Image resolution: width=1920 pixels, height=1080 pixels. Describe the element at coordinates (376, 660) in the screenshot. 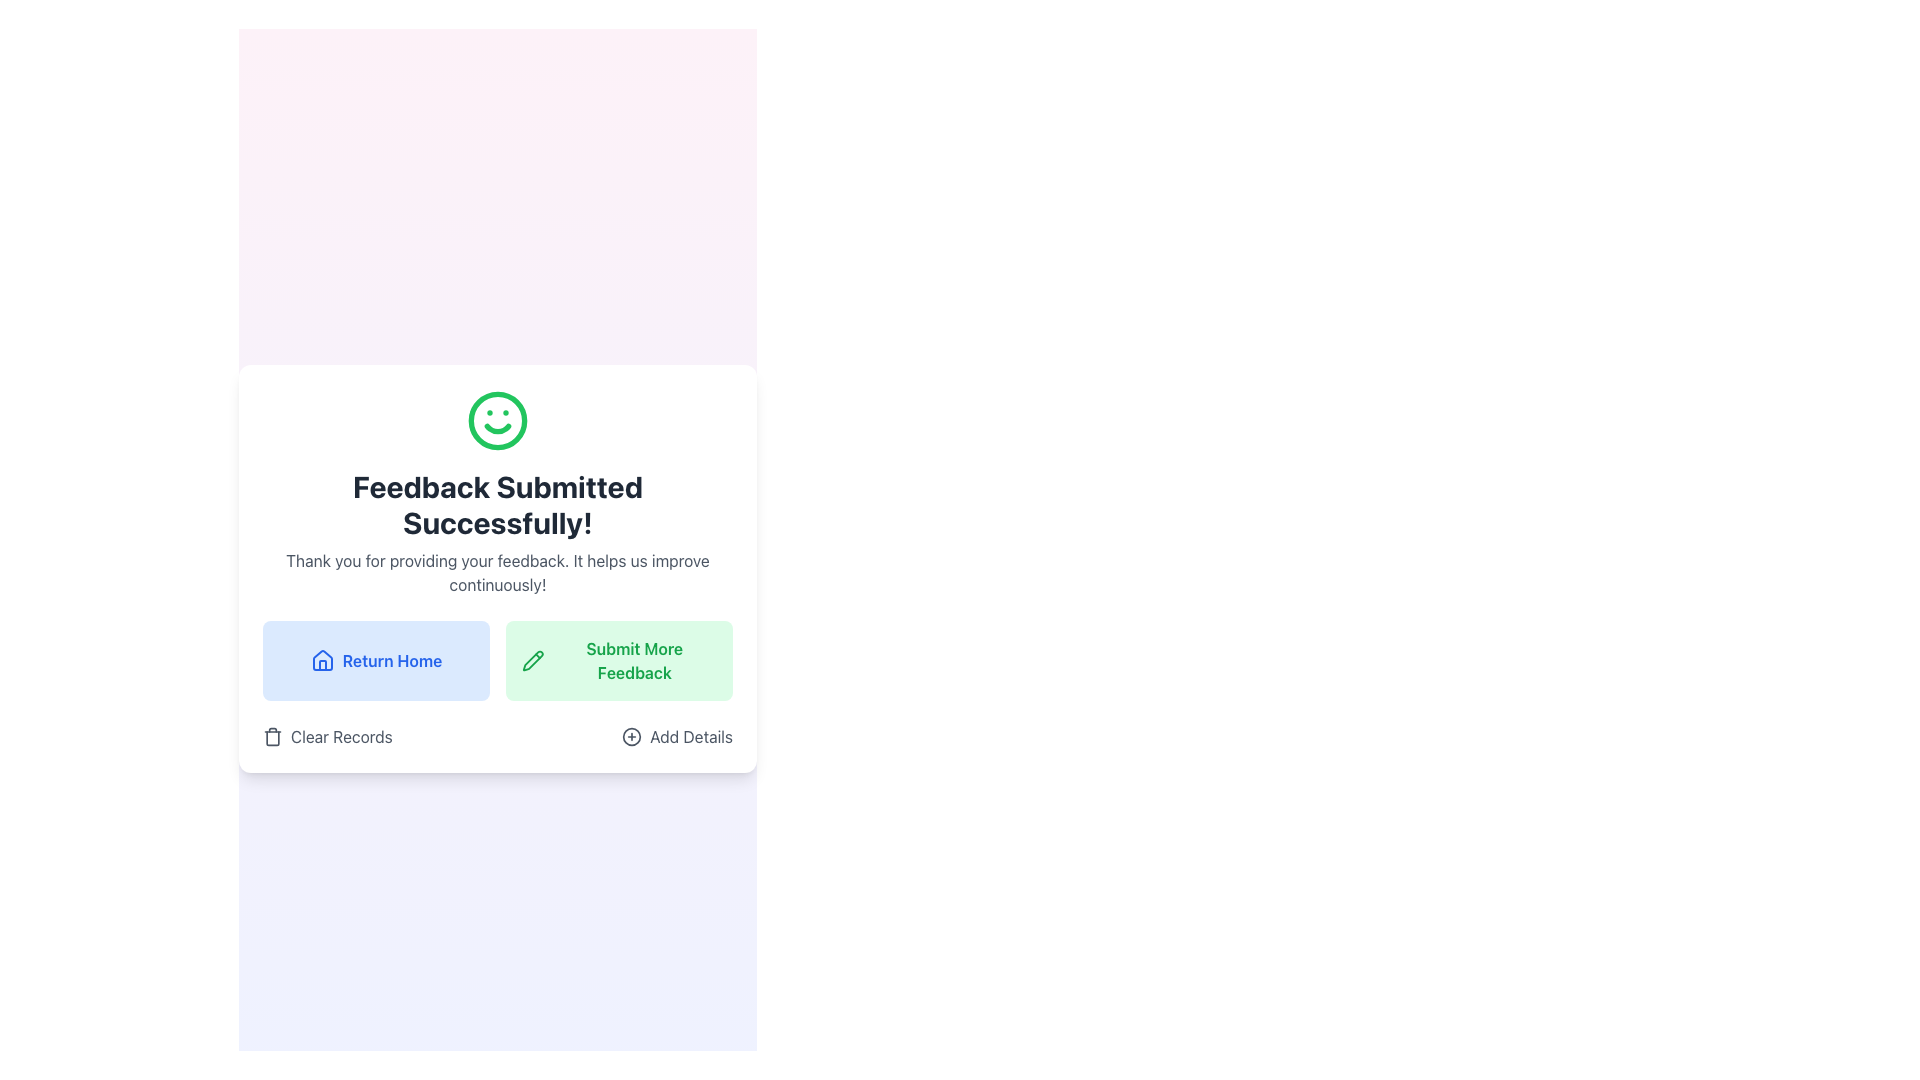

I see `the 'Back to Home' button located in the left column below the 'Feedback Submitted Successfully!' section` at that location.